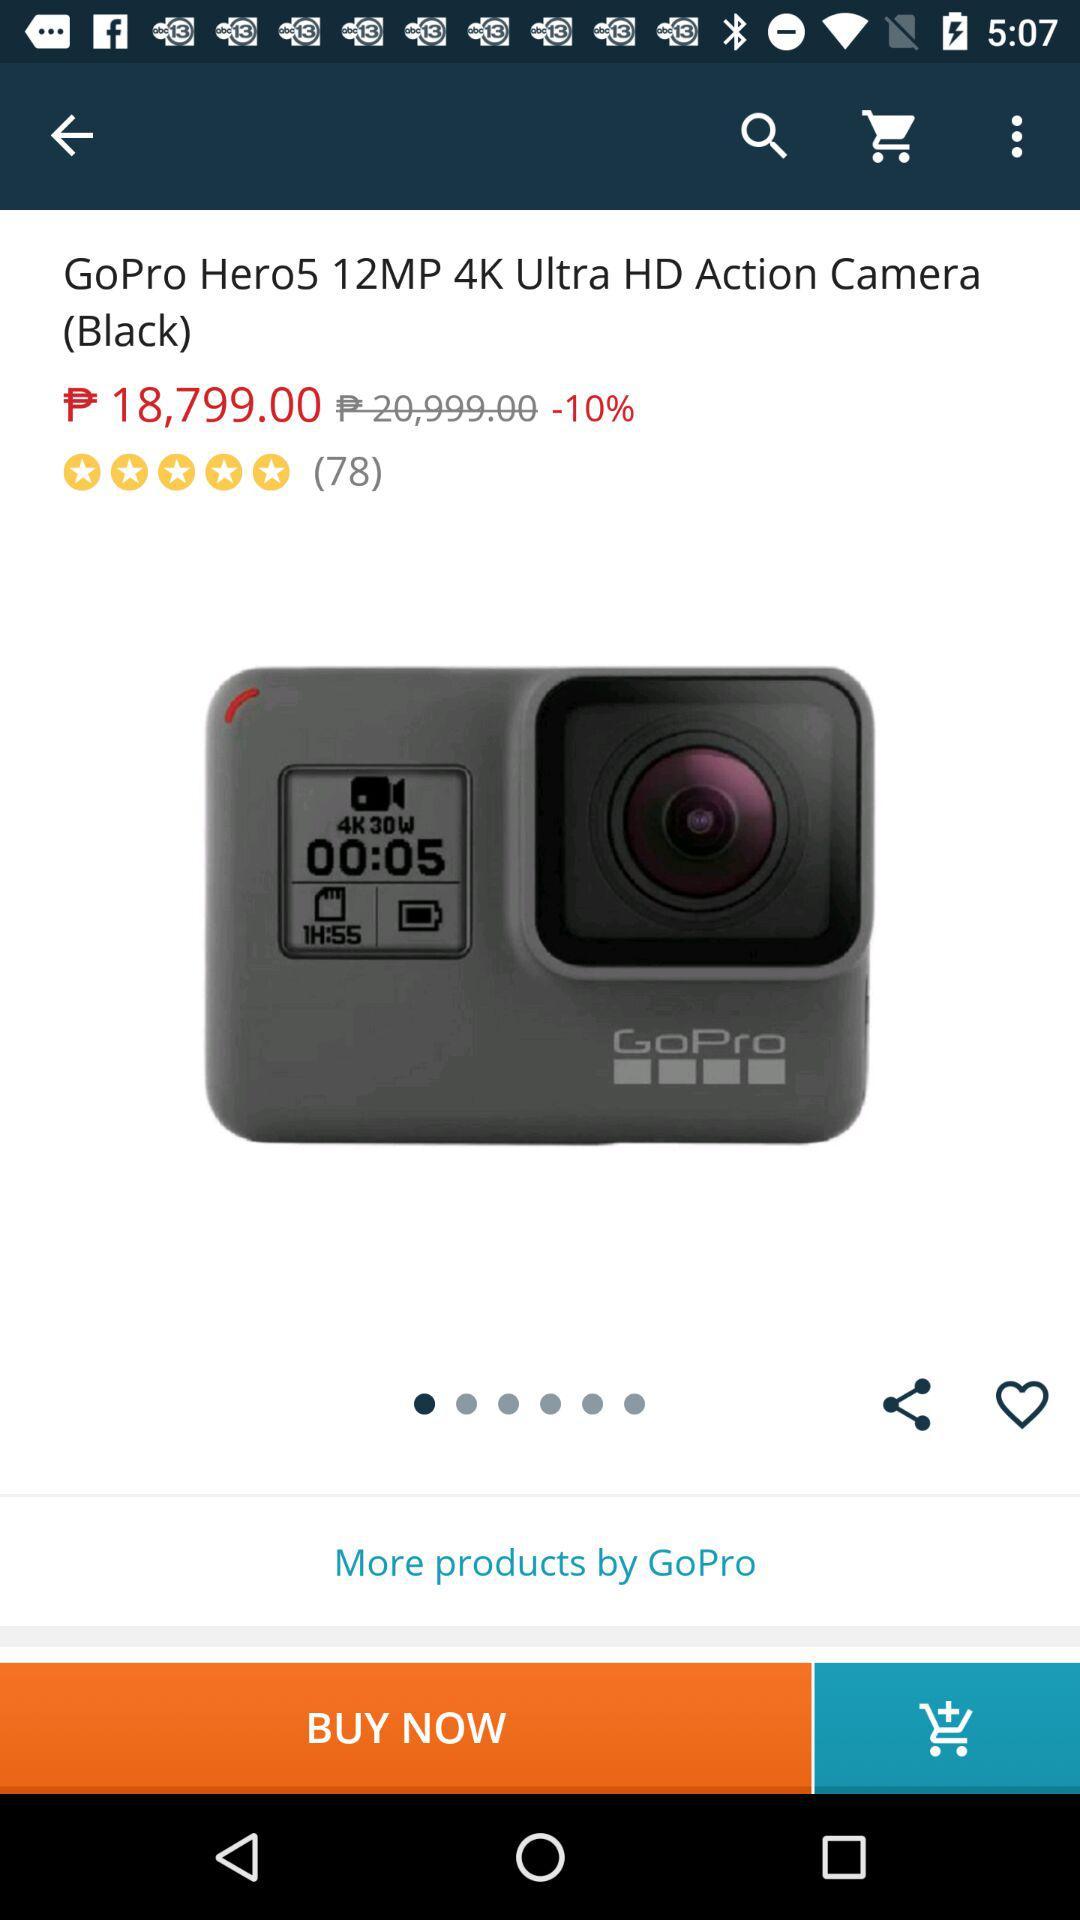 The width and height of the screenshot is (1080, 1920). What do you see at coordinates (540, 920) in the screenshot?
I see `zoom on picture` at bounding box center [540, 920].